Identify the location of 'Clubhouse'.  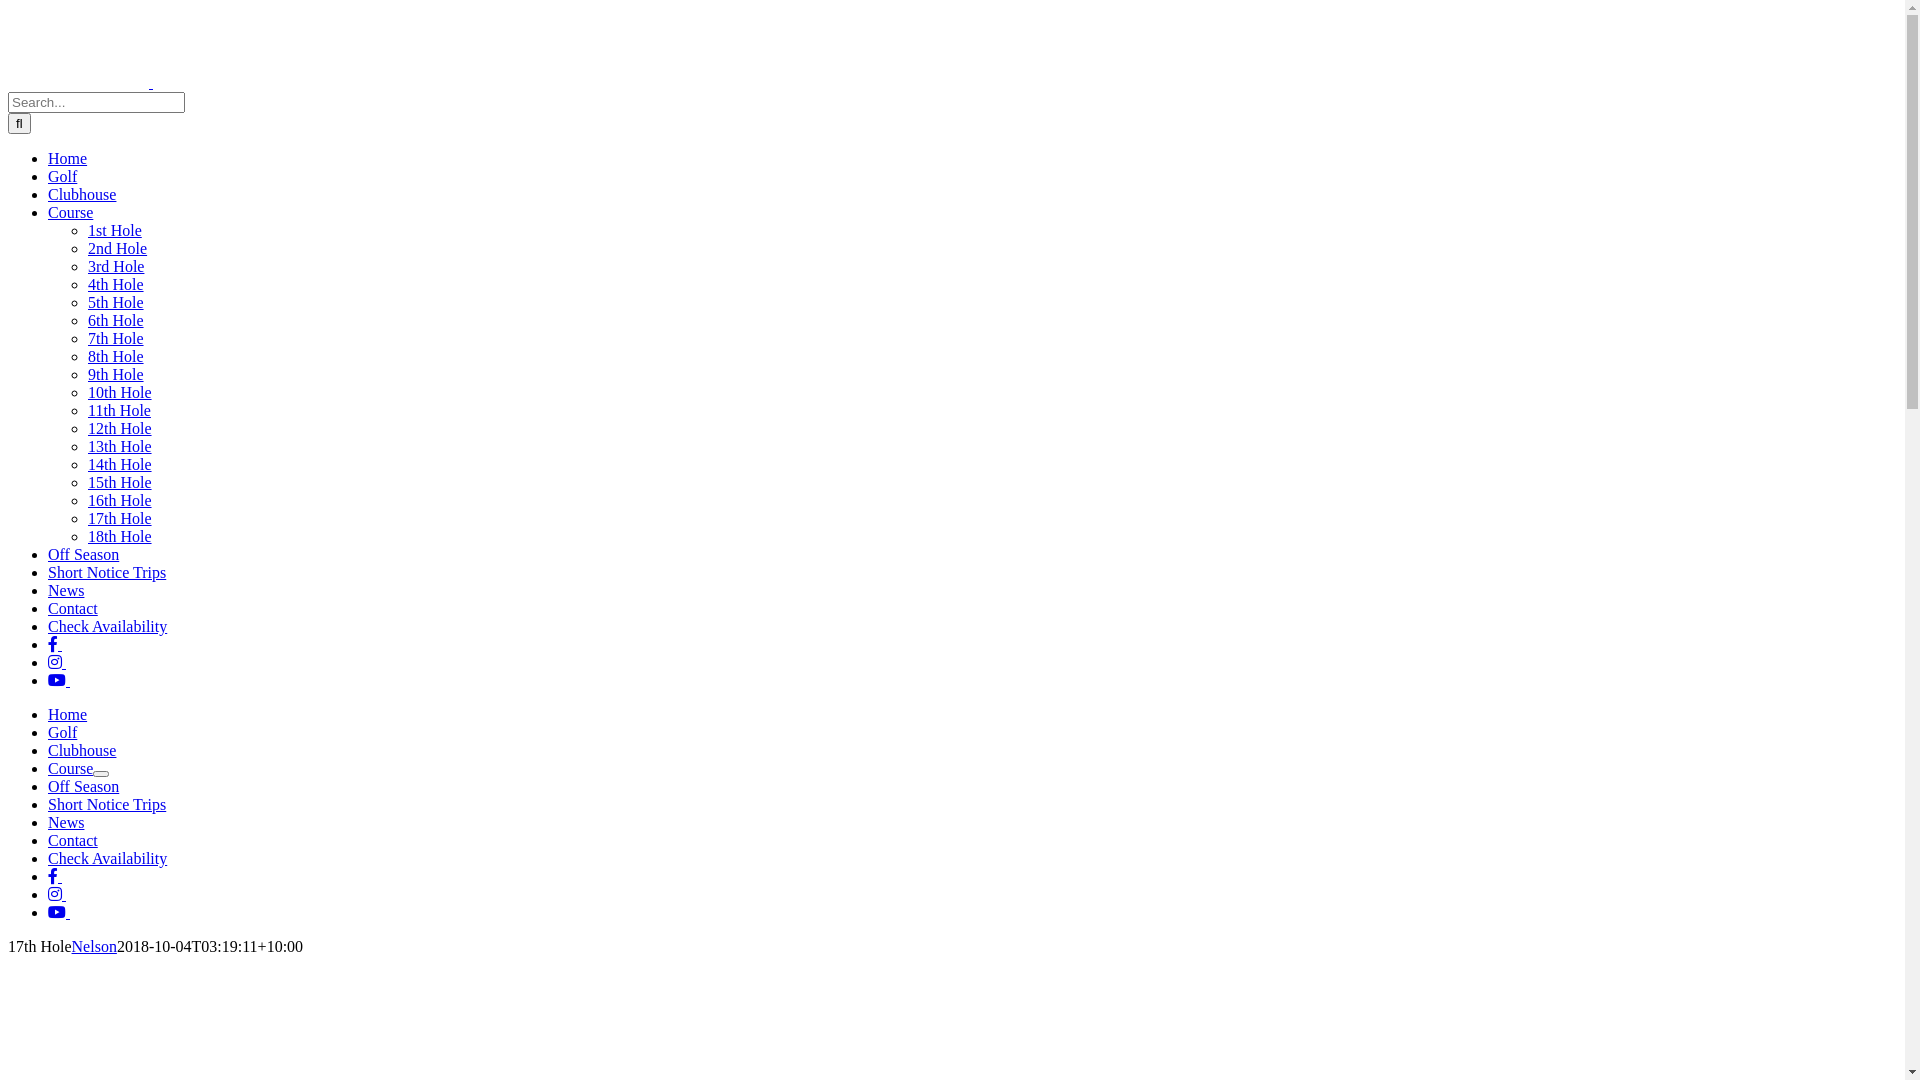
(80, 750).